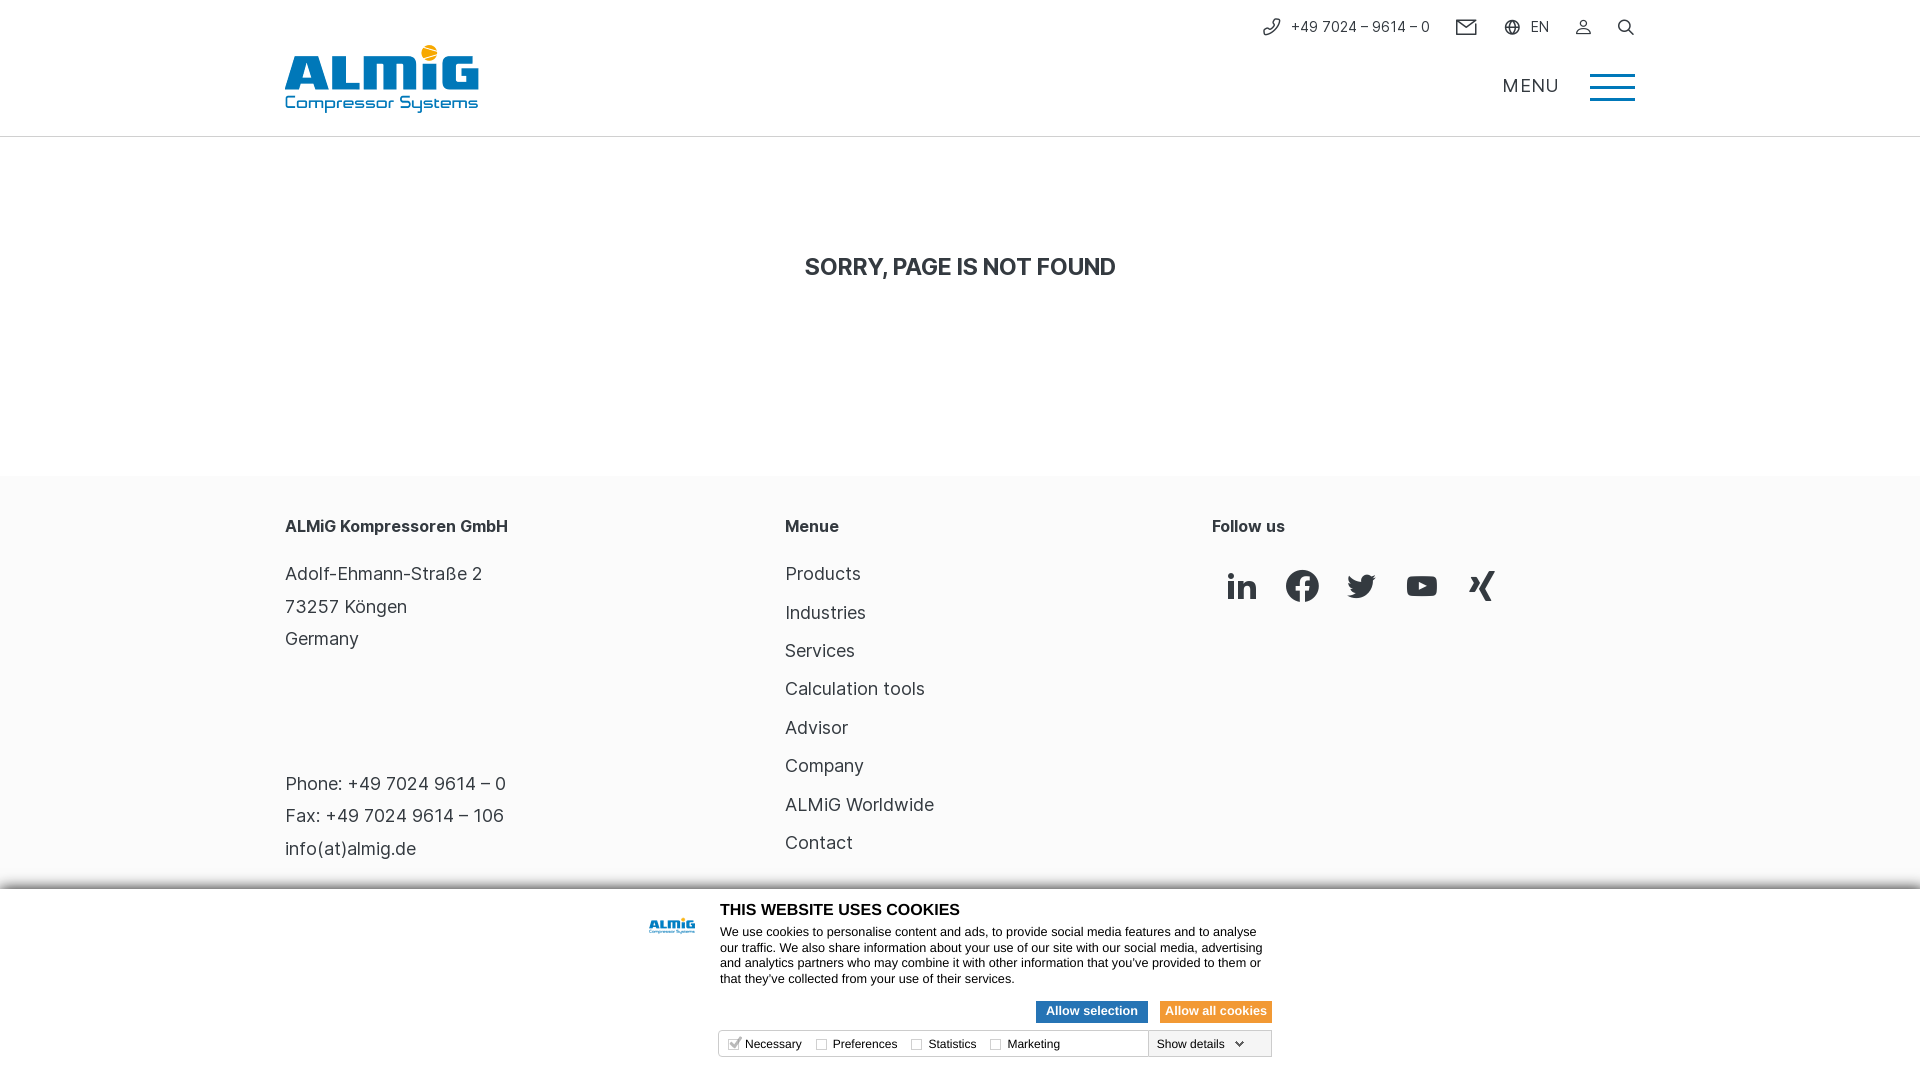 This screenshot has width=1920, height=1080. Describe the element at coordinates (1567, 77) in the screenshot. I see `'MENU'` at that location.